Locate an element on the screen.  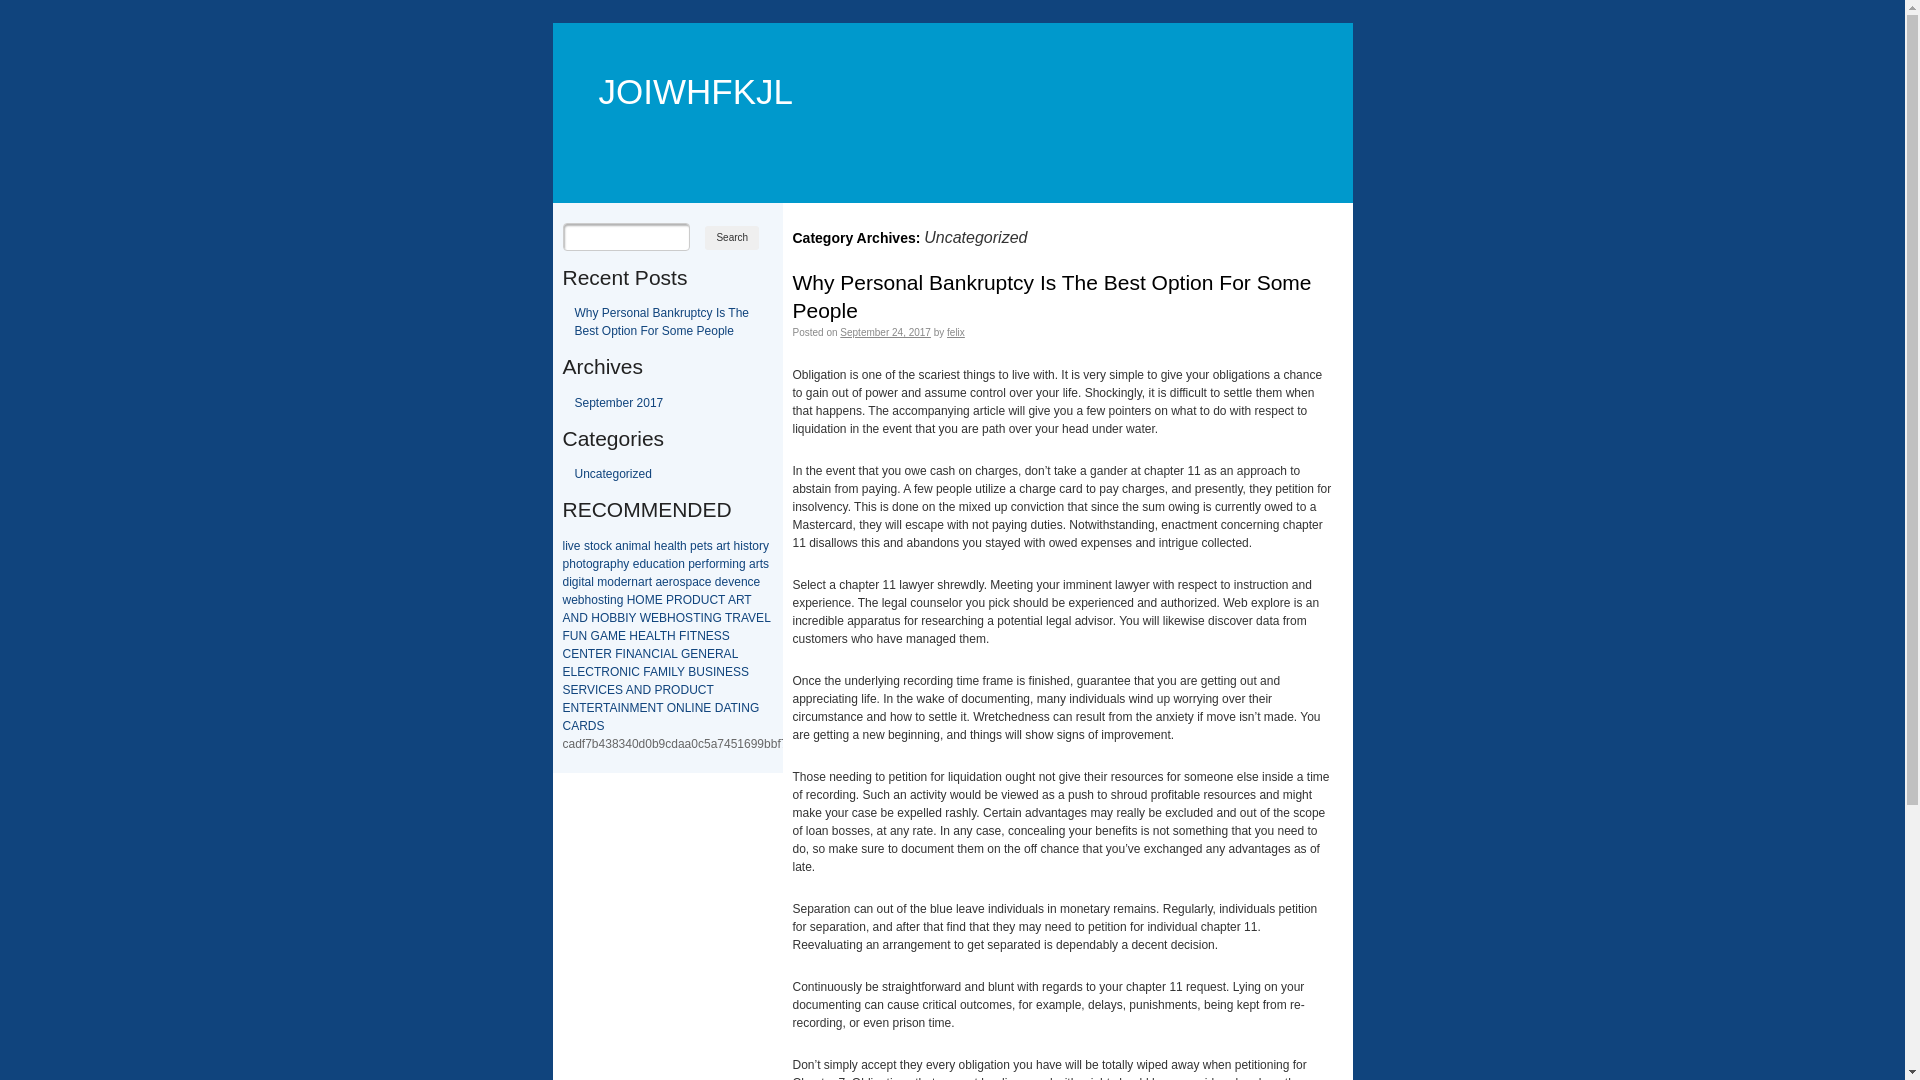
'T' is located at coordinates (693, 636).